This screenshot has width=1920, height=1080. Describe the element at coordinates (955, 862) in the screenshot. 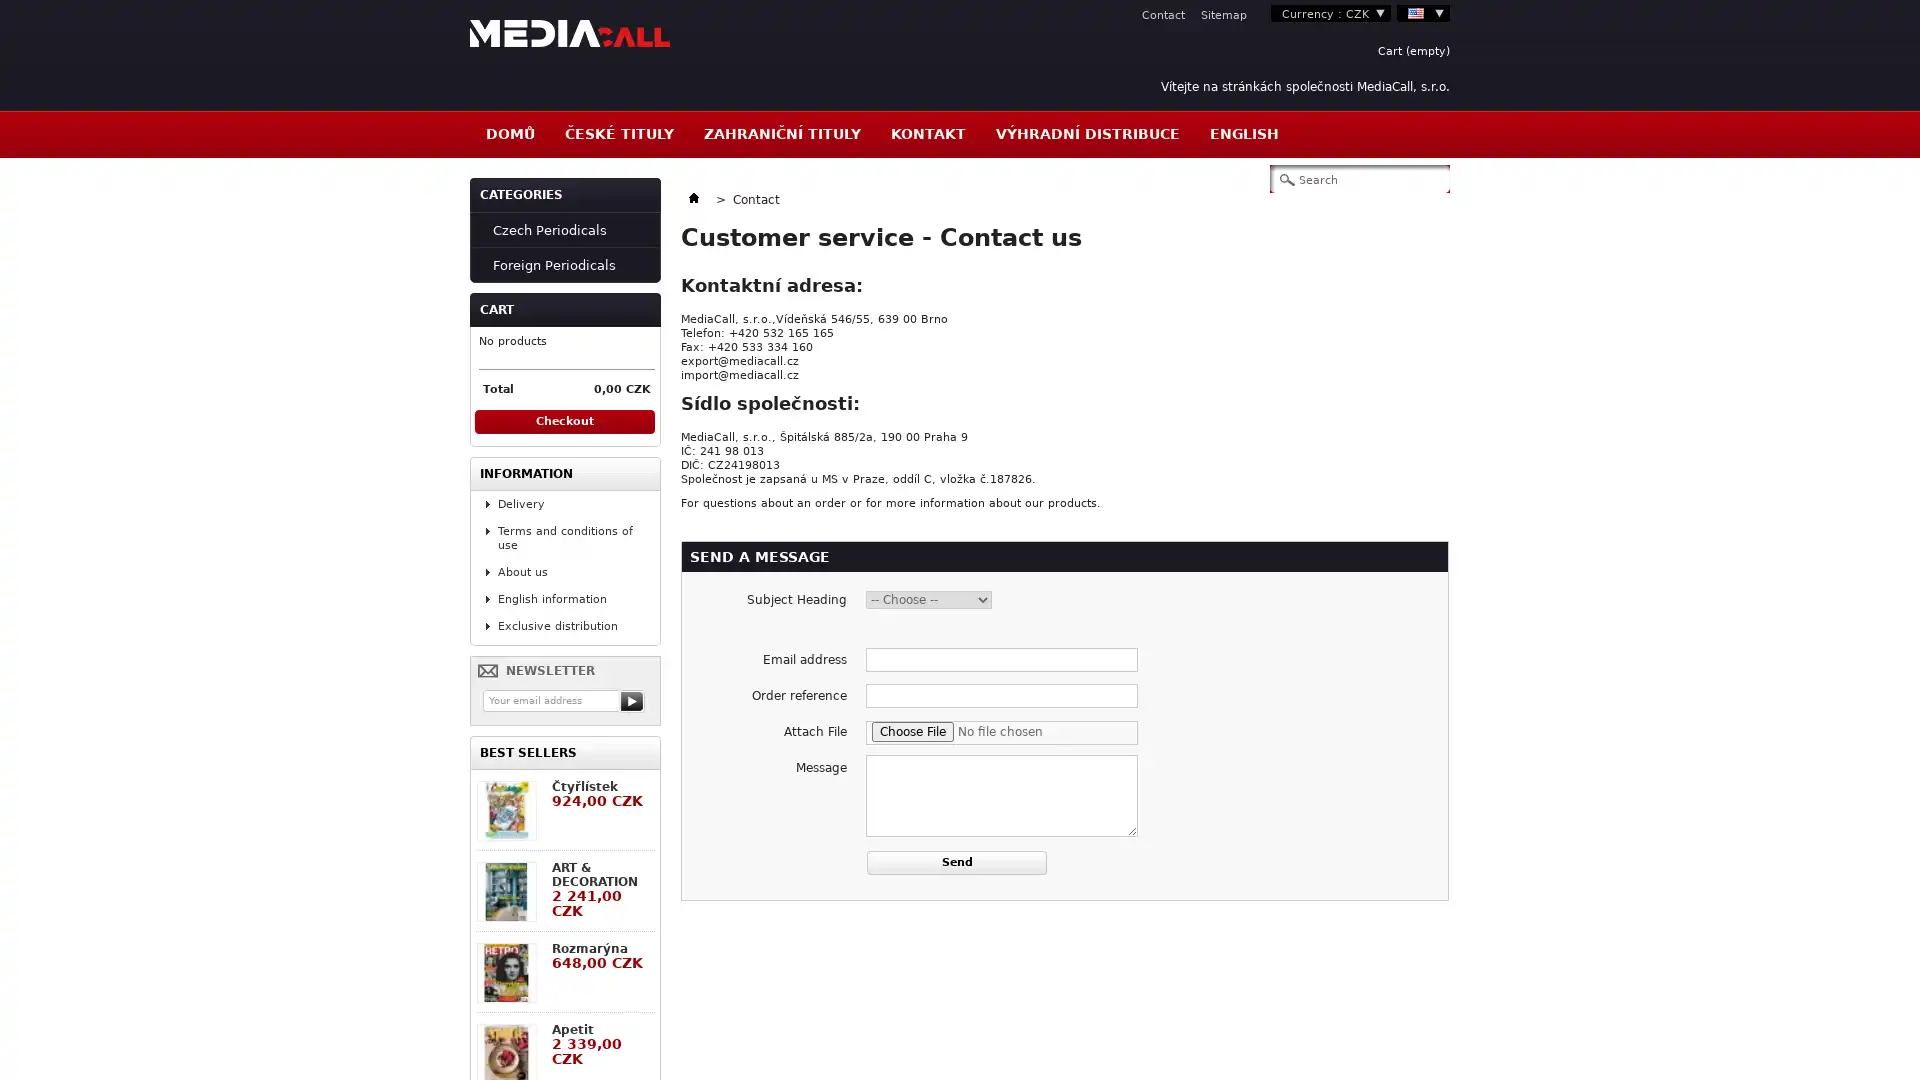

I see `Send` at that location.